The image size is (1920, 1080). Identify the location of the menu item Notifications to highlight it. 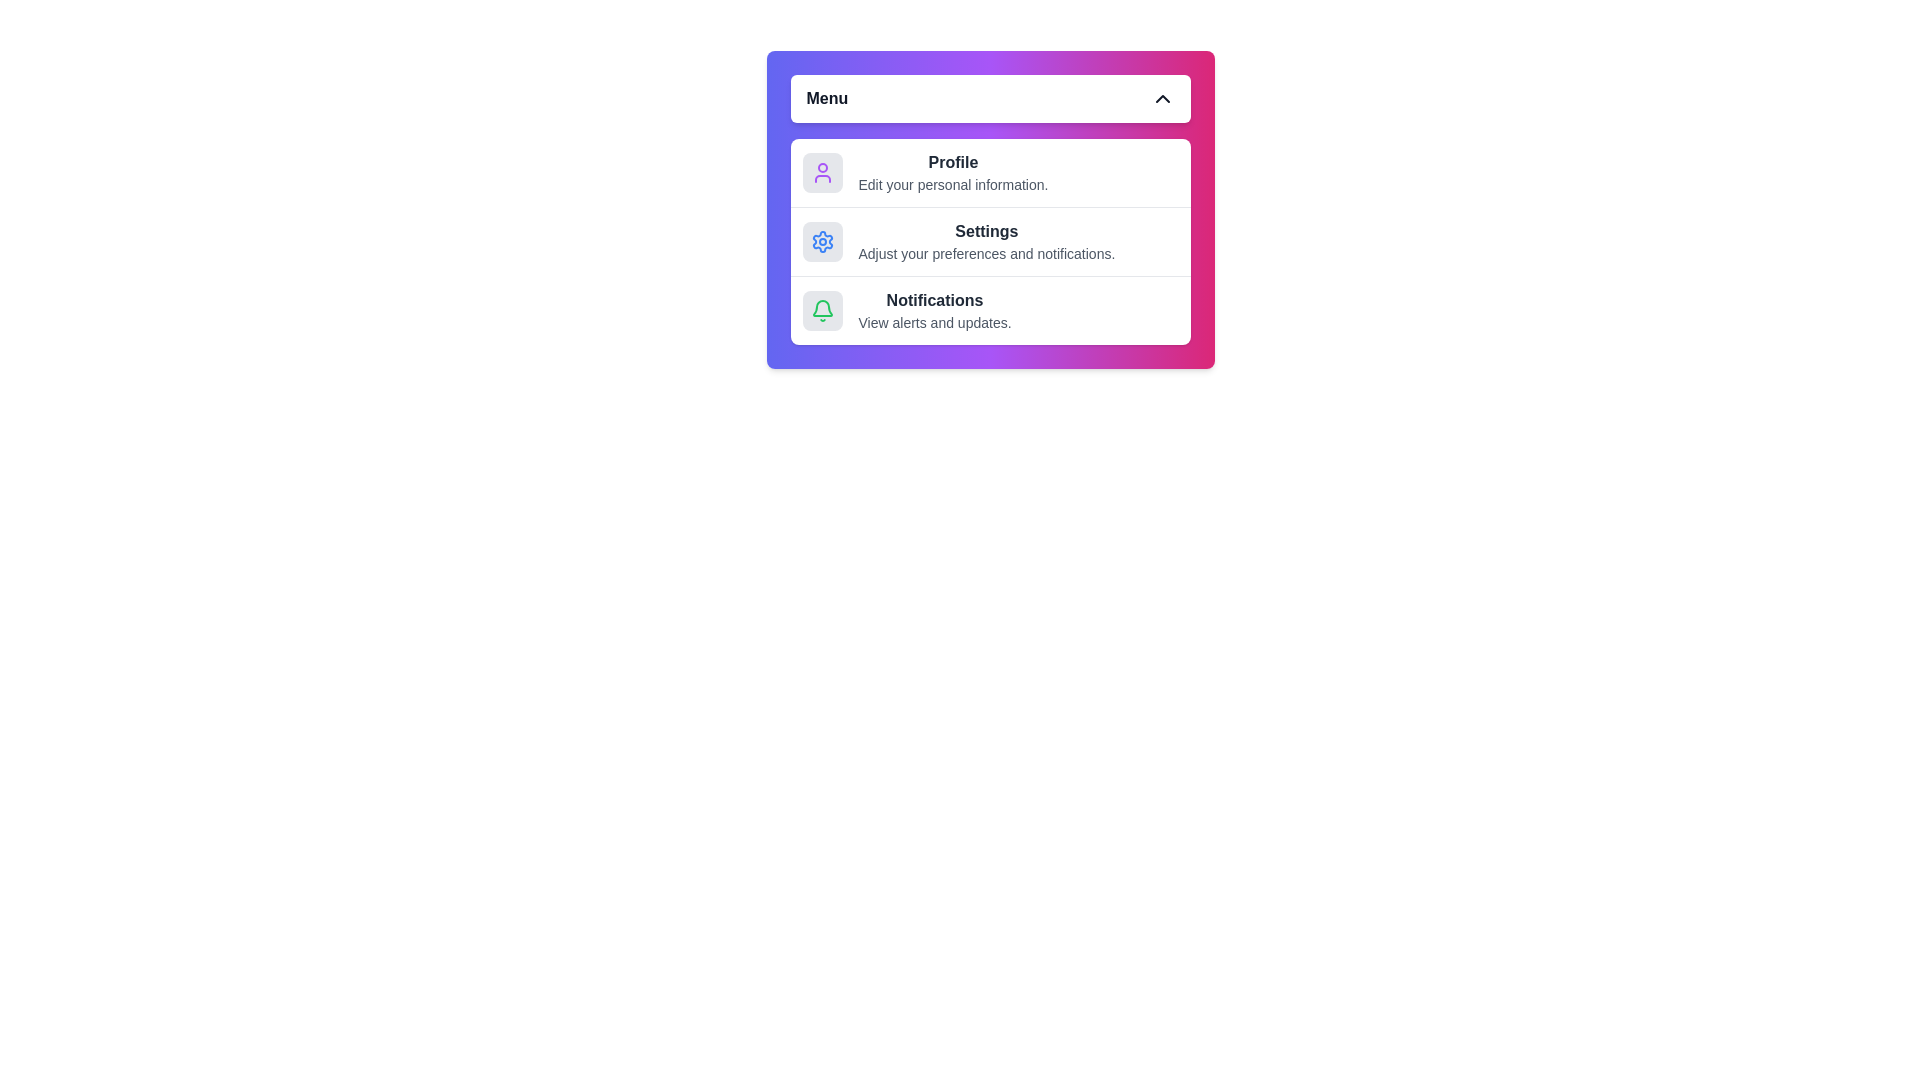
(990, 310).